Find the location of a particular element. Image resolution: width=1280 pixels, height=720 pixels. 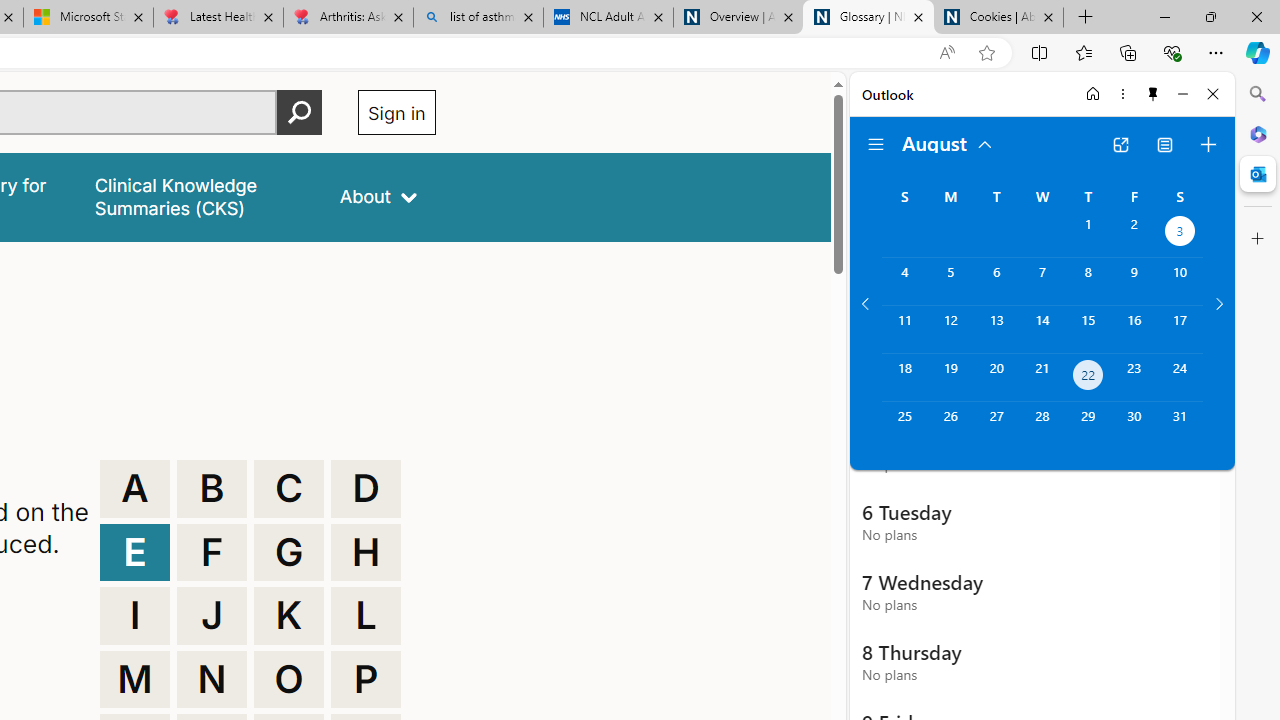

'Sunday, August 4, 2024. ' is located at coordinates (903, 281).